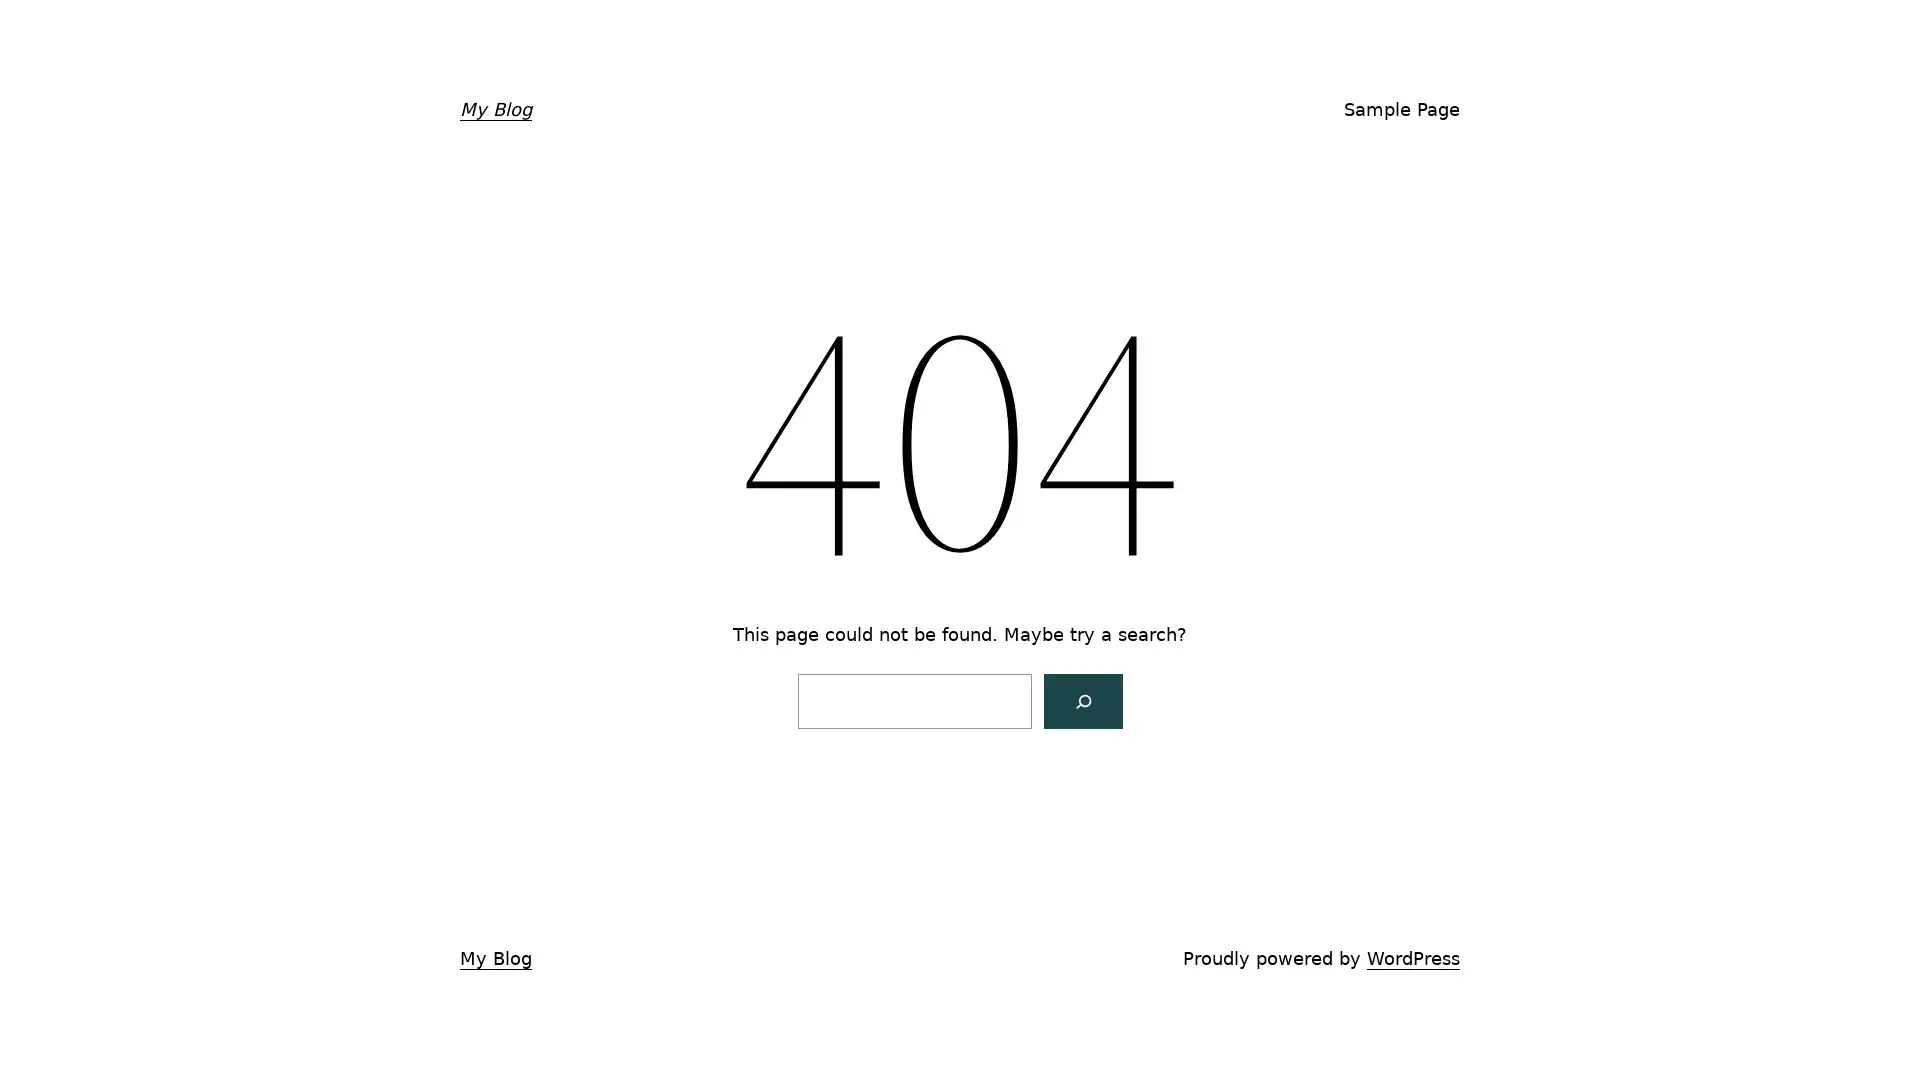 This screenshot has height=1080, width=1920. Describe the element at coordinates (1081, 699) in the screenshot. I see `Search` at that location.